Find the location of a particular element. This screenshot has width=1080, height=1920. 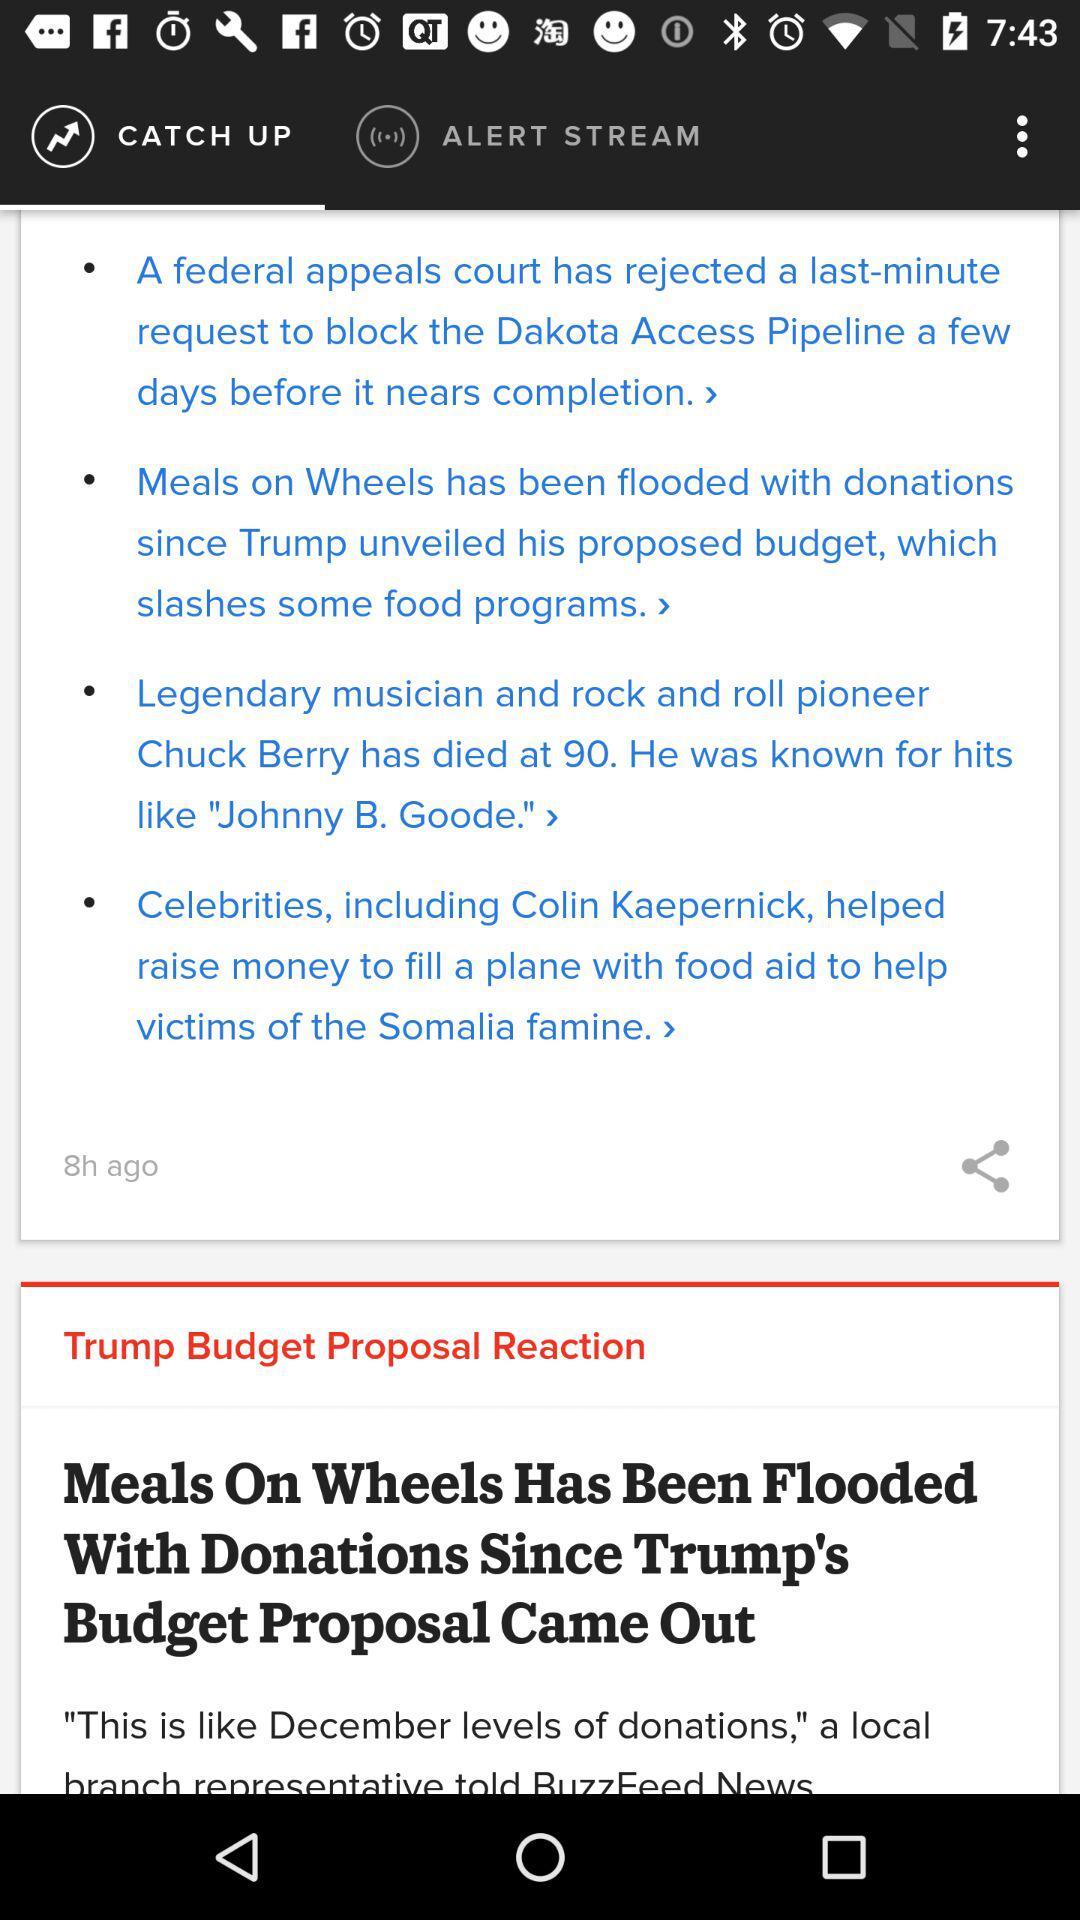

the celebrities including colin icon is located at coordinates (576, 965).